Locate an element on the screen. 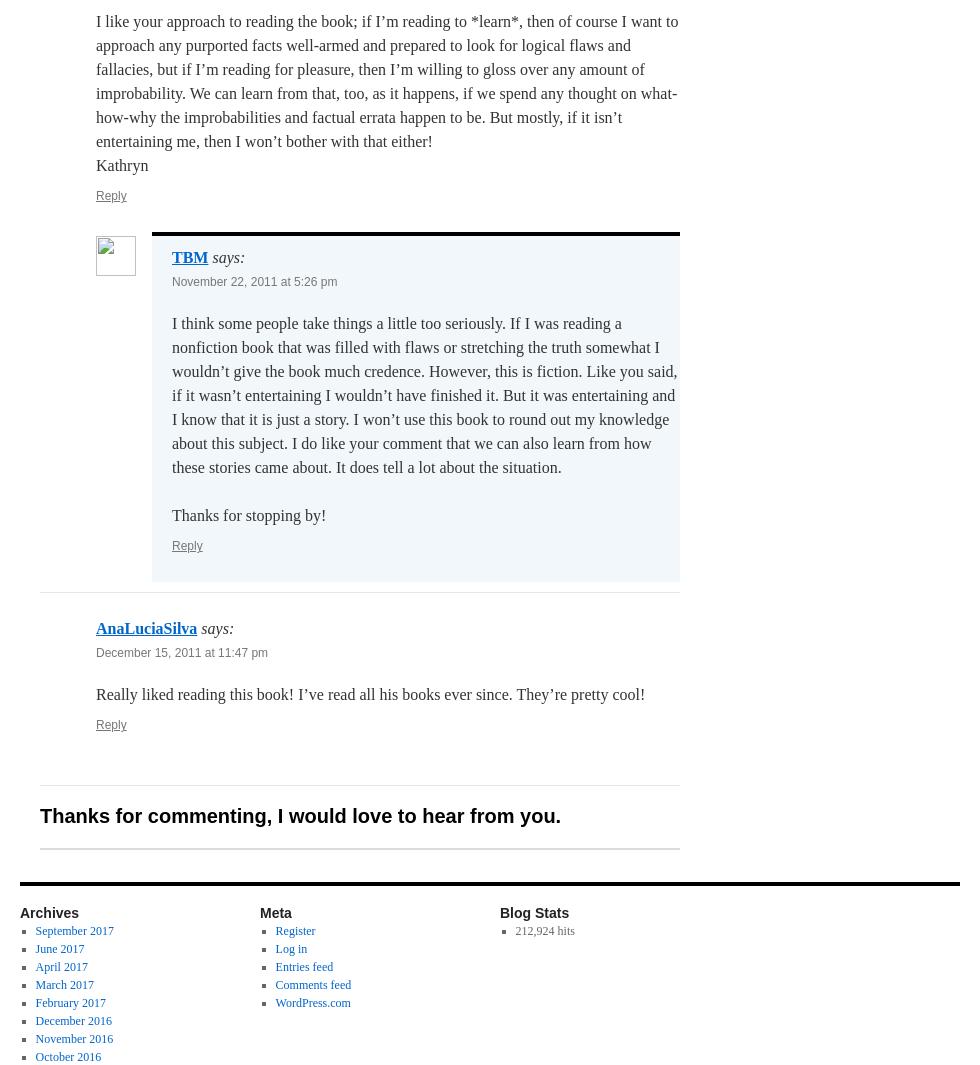  'November 2016' is located at coordinates (73, 1039).